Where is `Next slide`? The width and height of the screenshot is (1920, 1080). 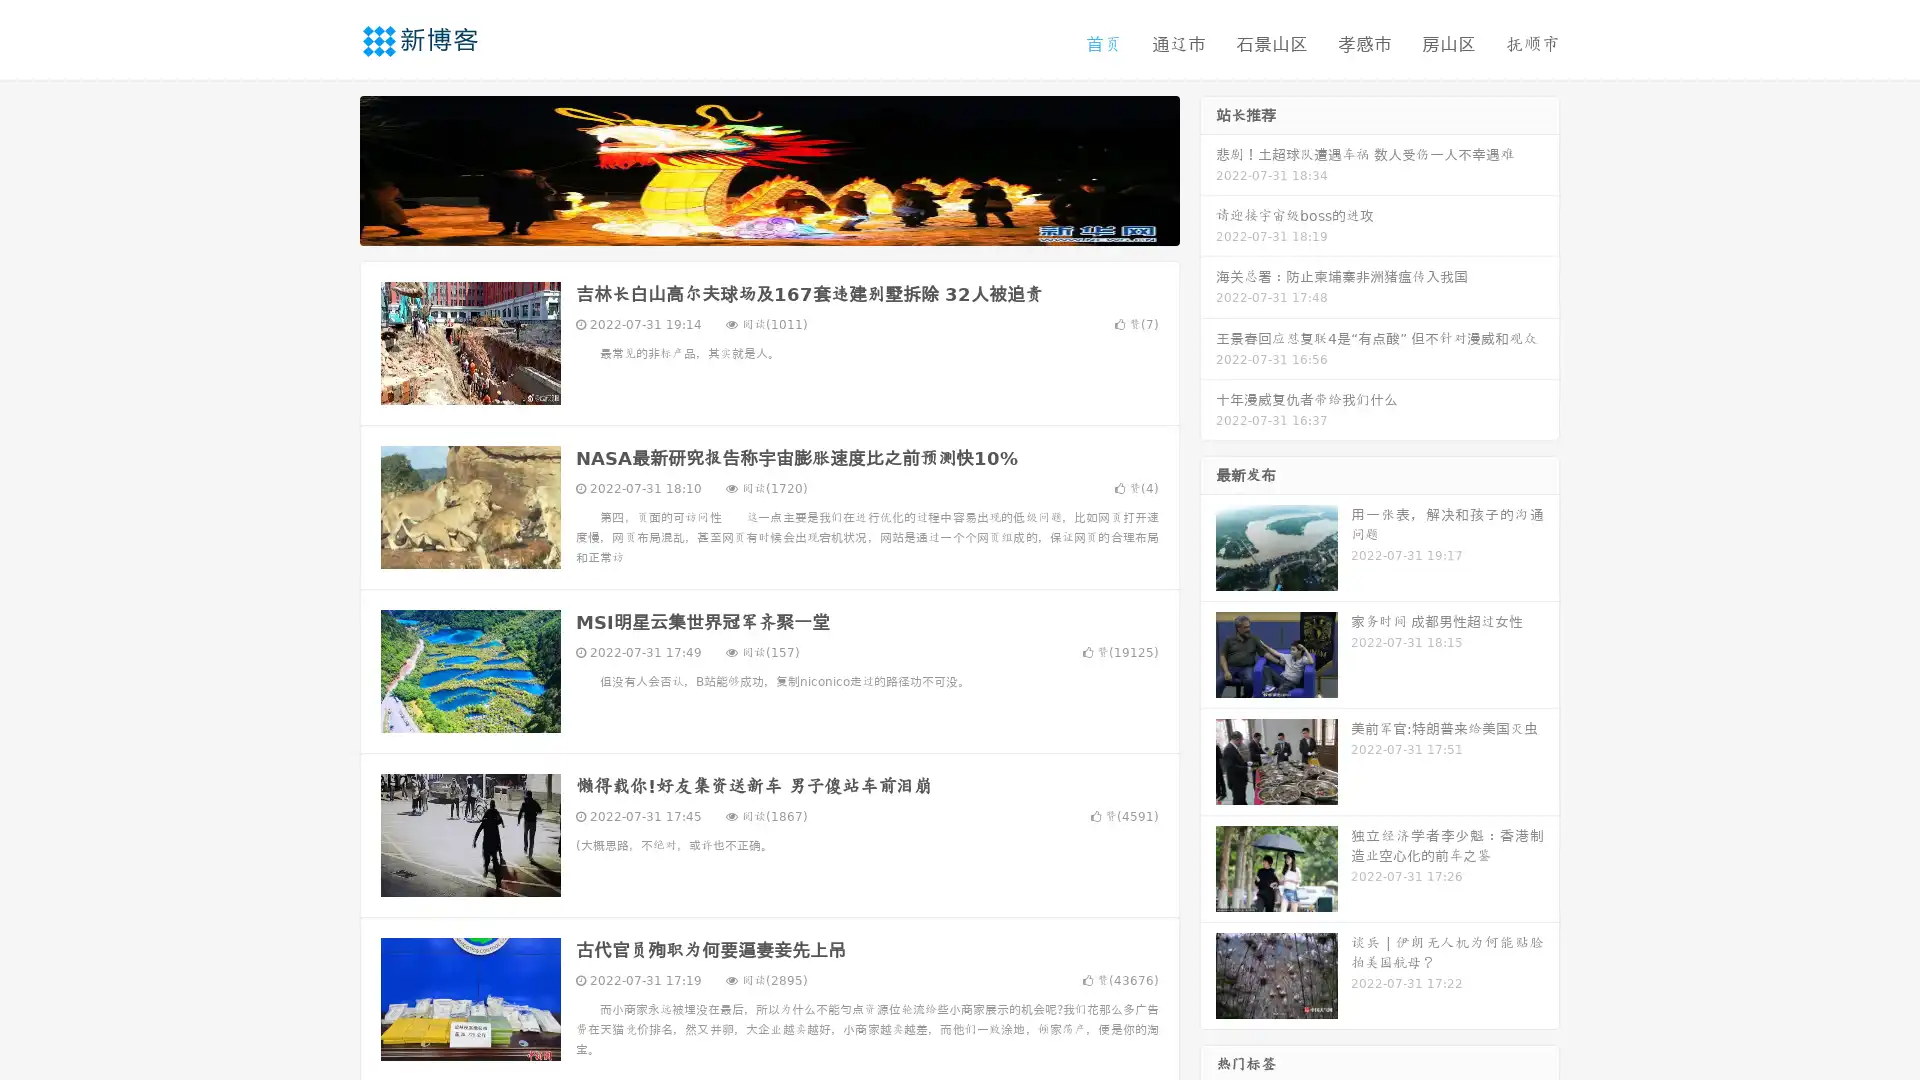 Next slide is located at coordinates (1208, 168).